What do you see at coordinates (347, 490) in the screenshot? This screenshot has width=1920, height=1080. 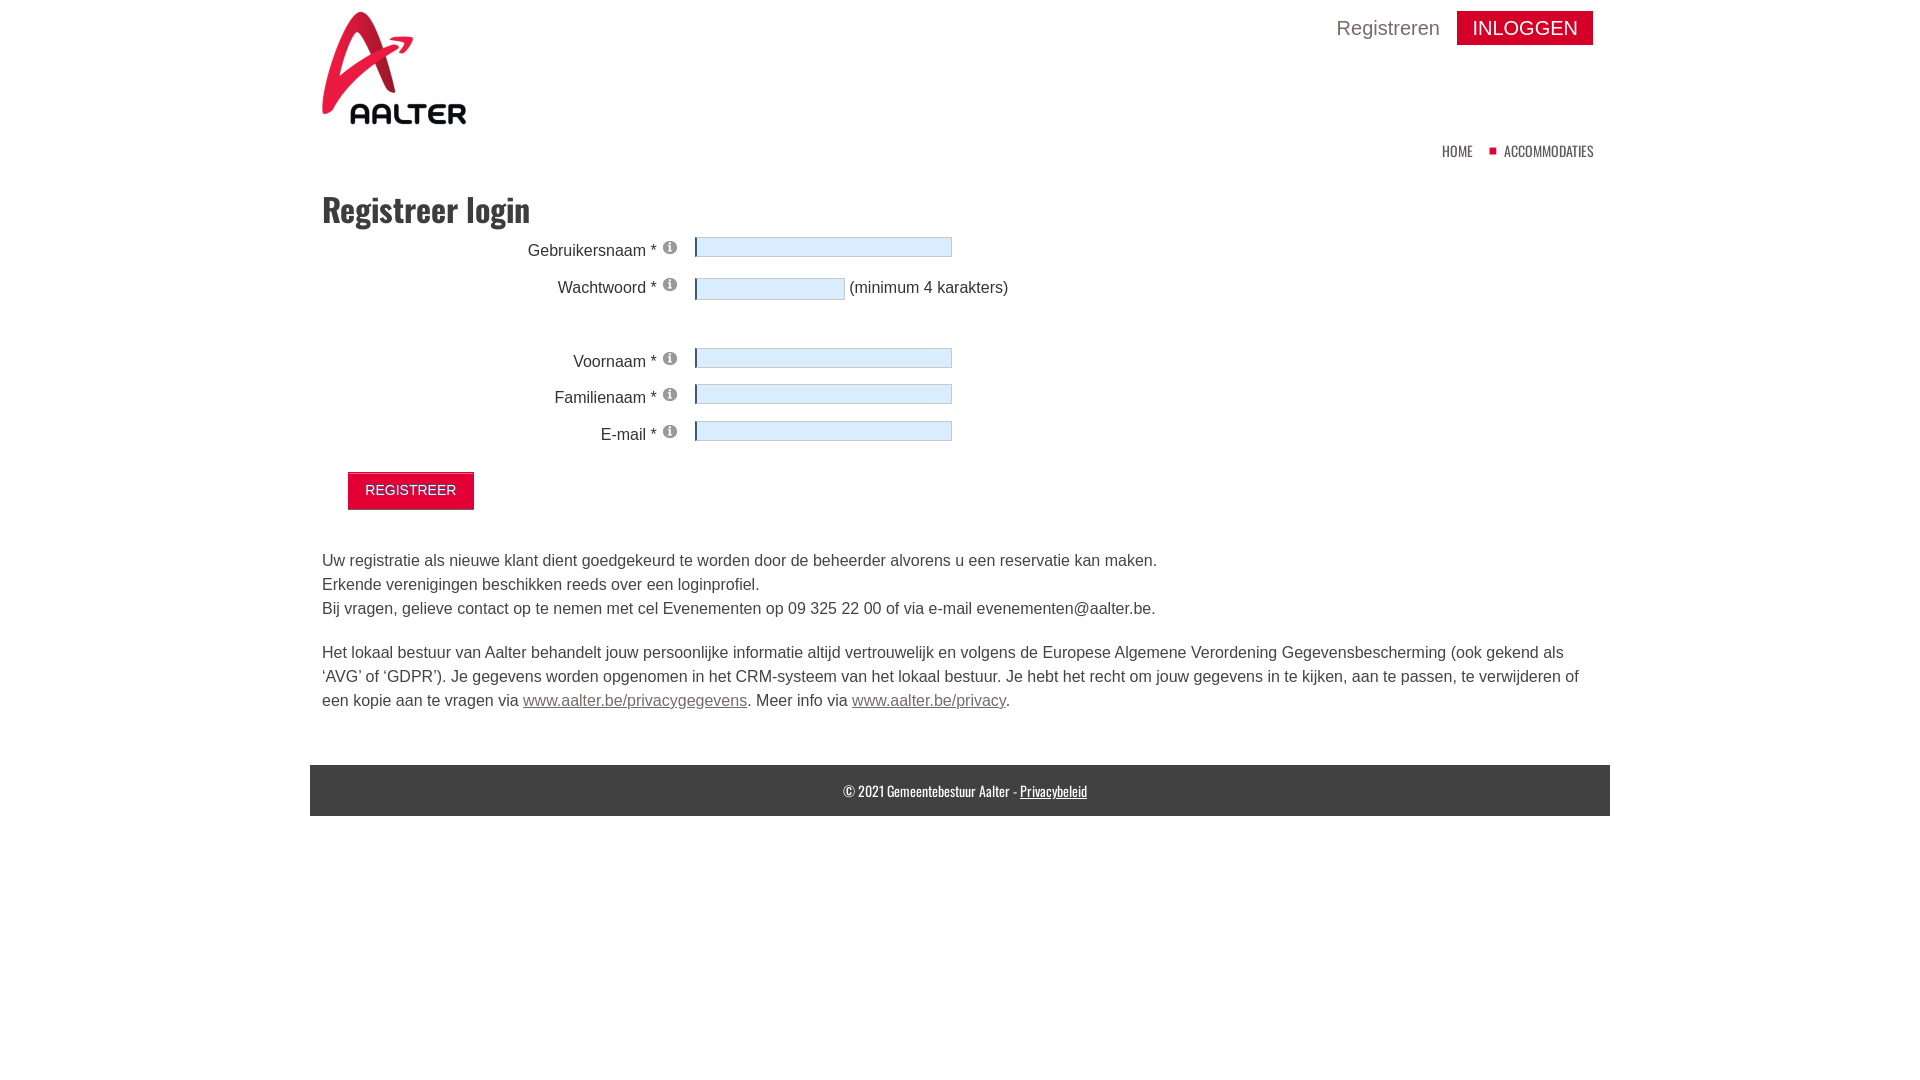 I see `'REGISTREER'` at bounding box center [347, 490].